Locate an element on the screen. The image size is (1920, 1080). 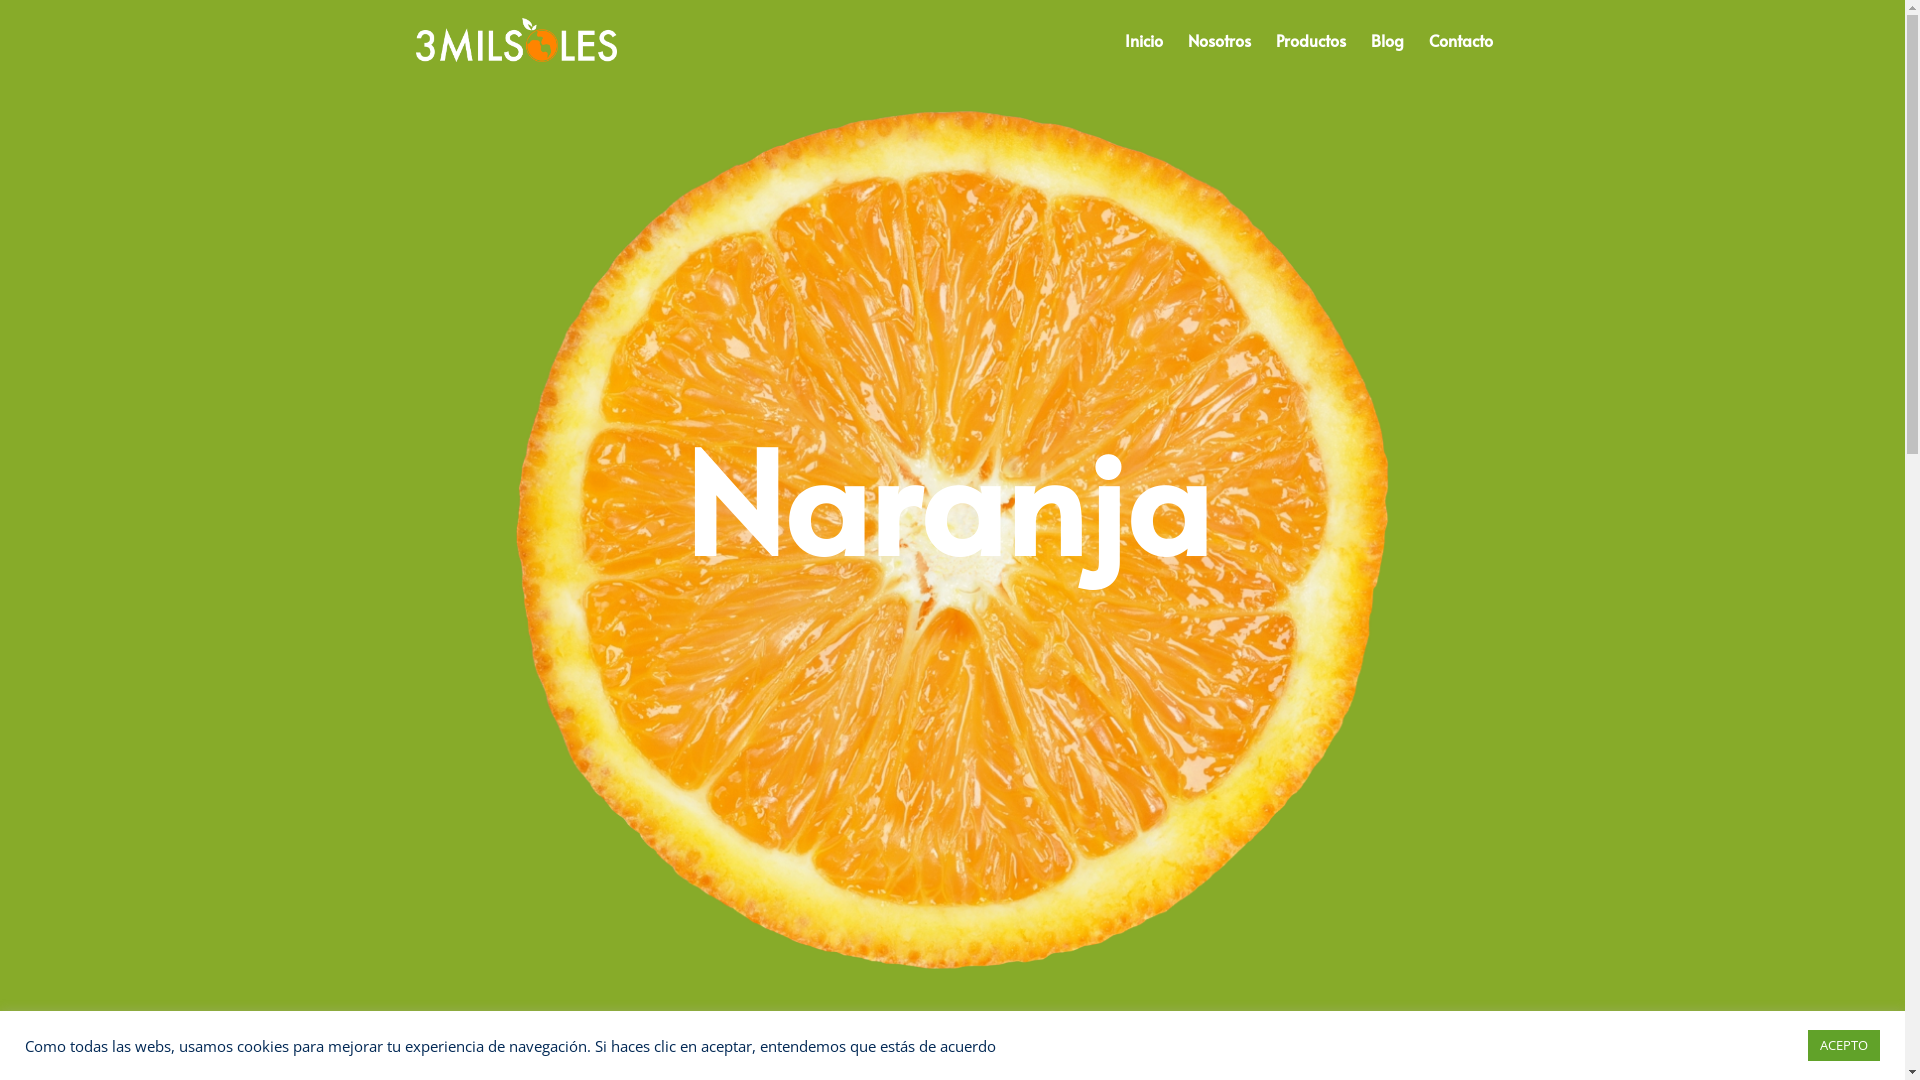
'Productos' is located at coordinates (1310, 55).